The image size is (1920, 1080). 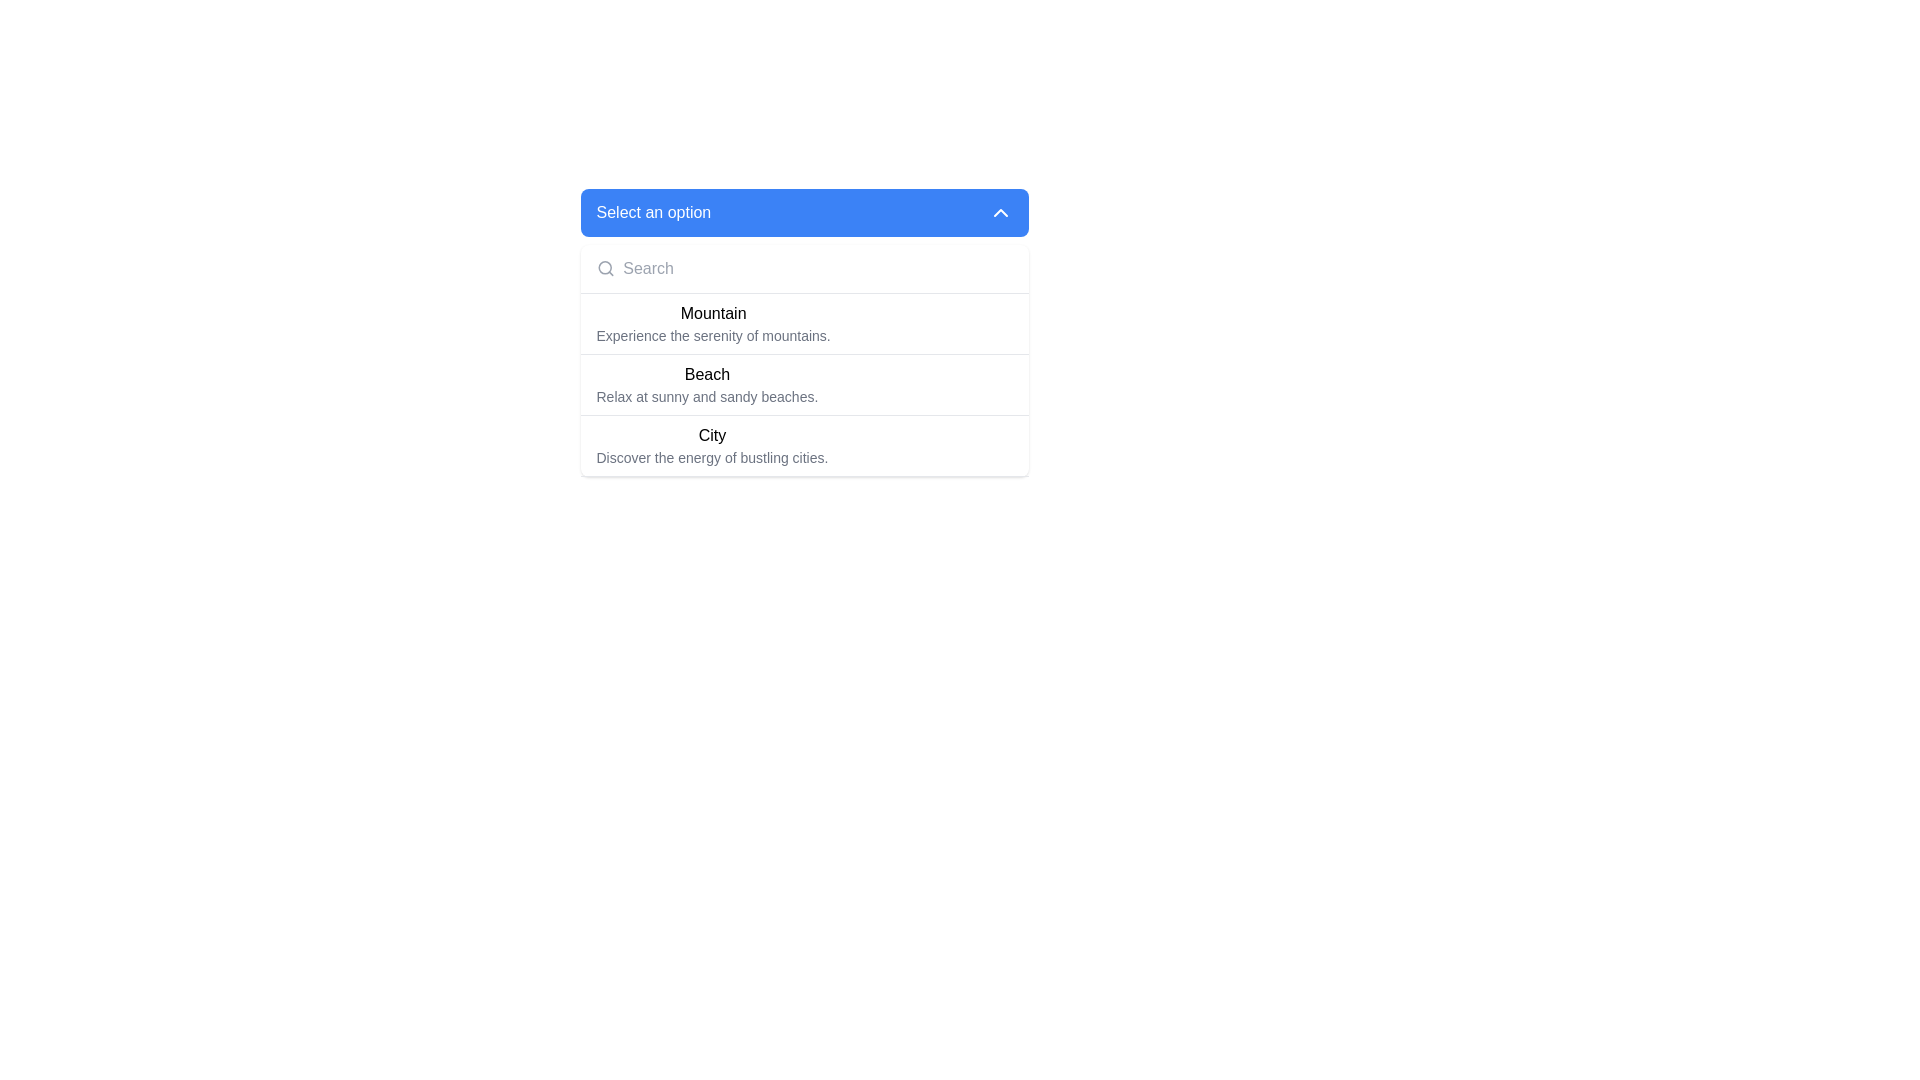 What do you see at coordinates (713, 334) in the screenshot?
I see `the text label that displays the phrase 'Experience the serenity of mountains.' located below the 'Mountain' header in the dropdown list` at bounding box center [713, 334].